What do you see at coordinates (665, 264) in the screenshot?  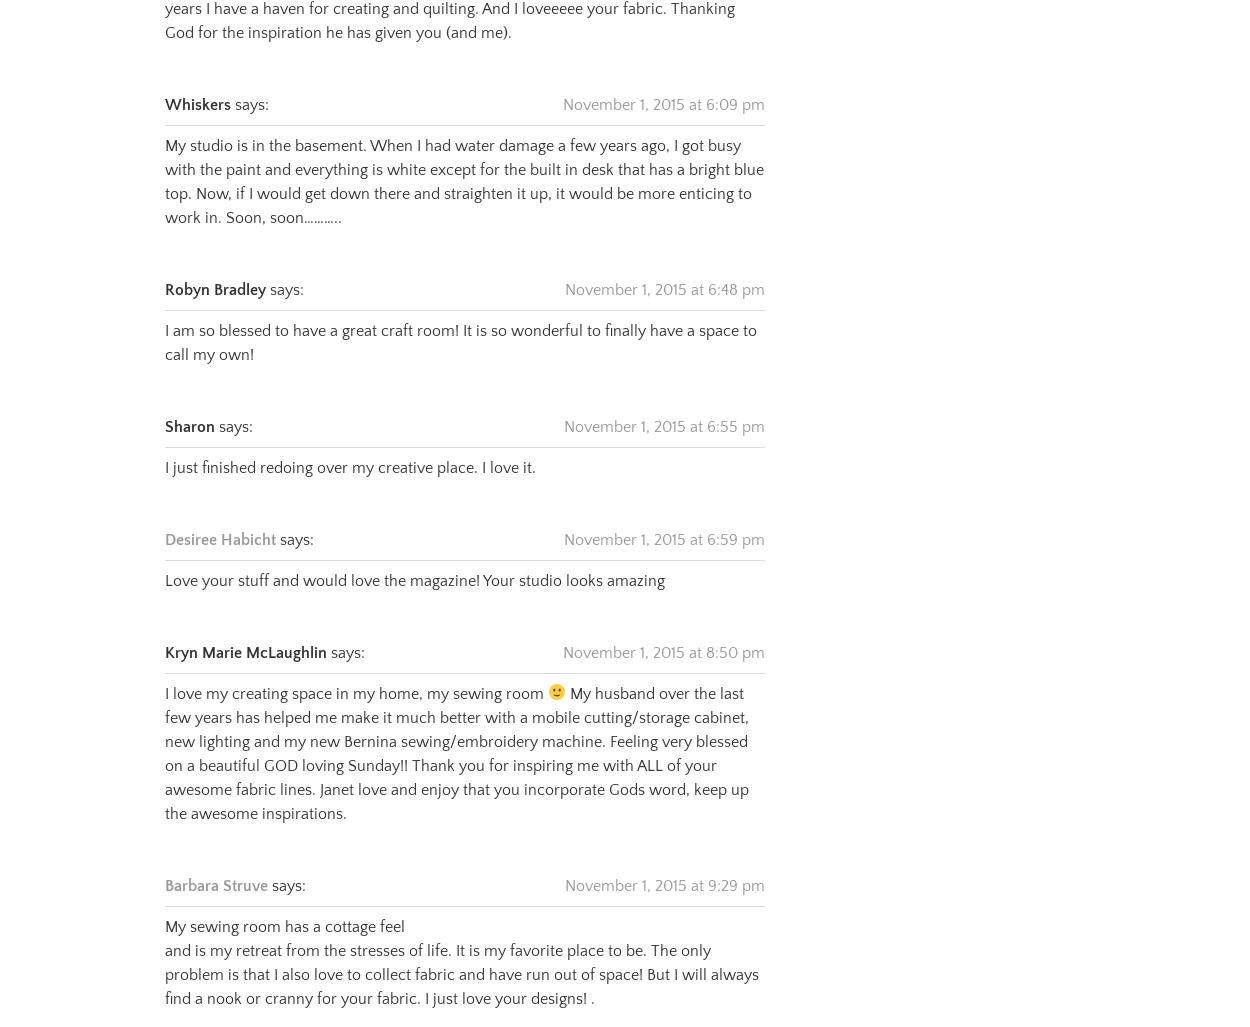 I see `'November 1, 2015 at 6:48 pm'` at bounding box center [665, 264].